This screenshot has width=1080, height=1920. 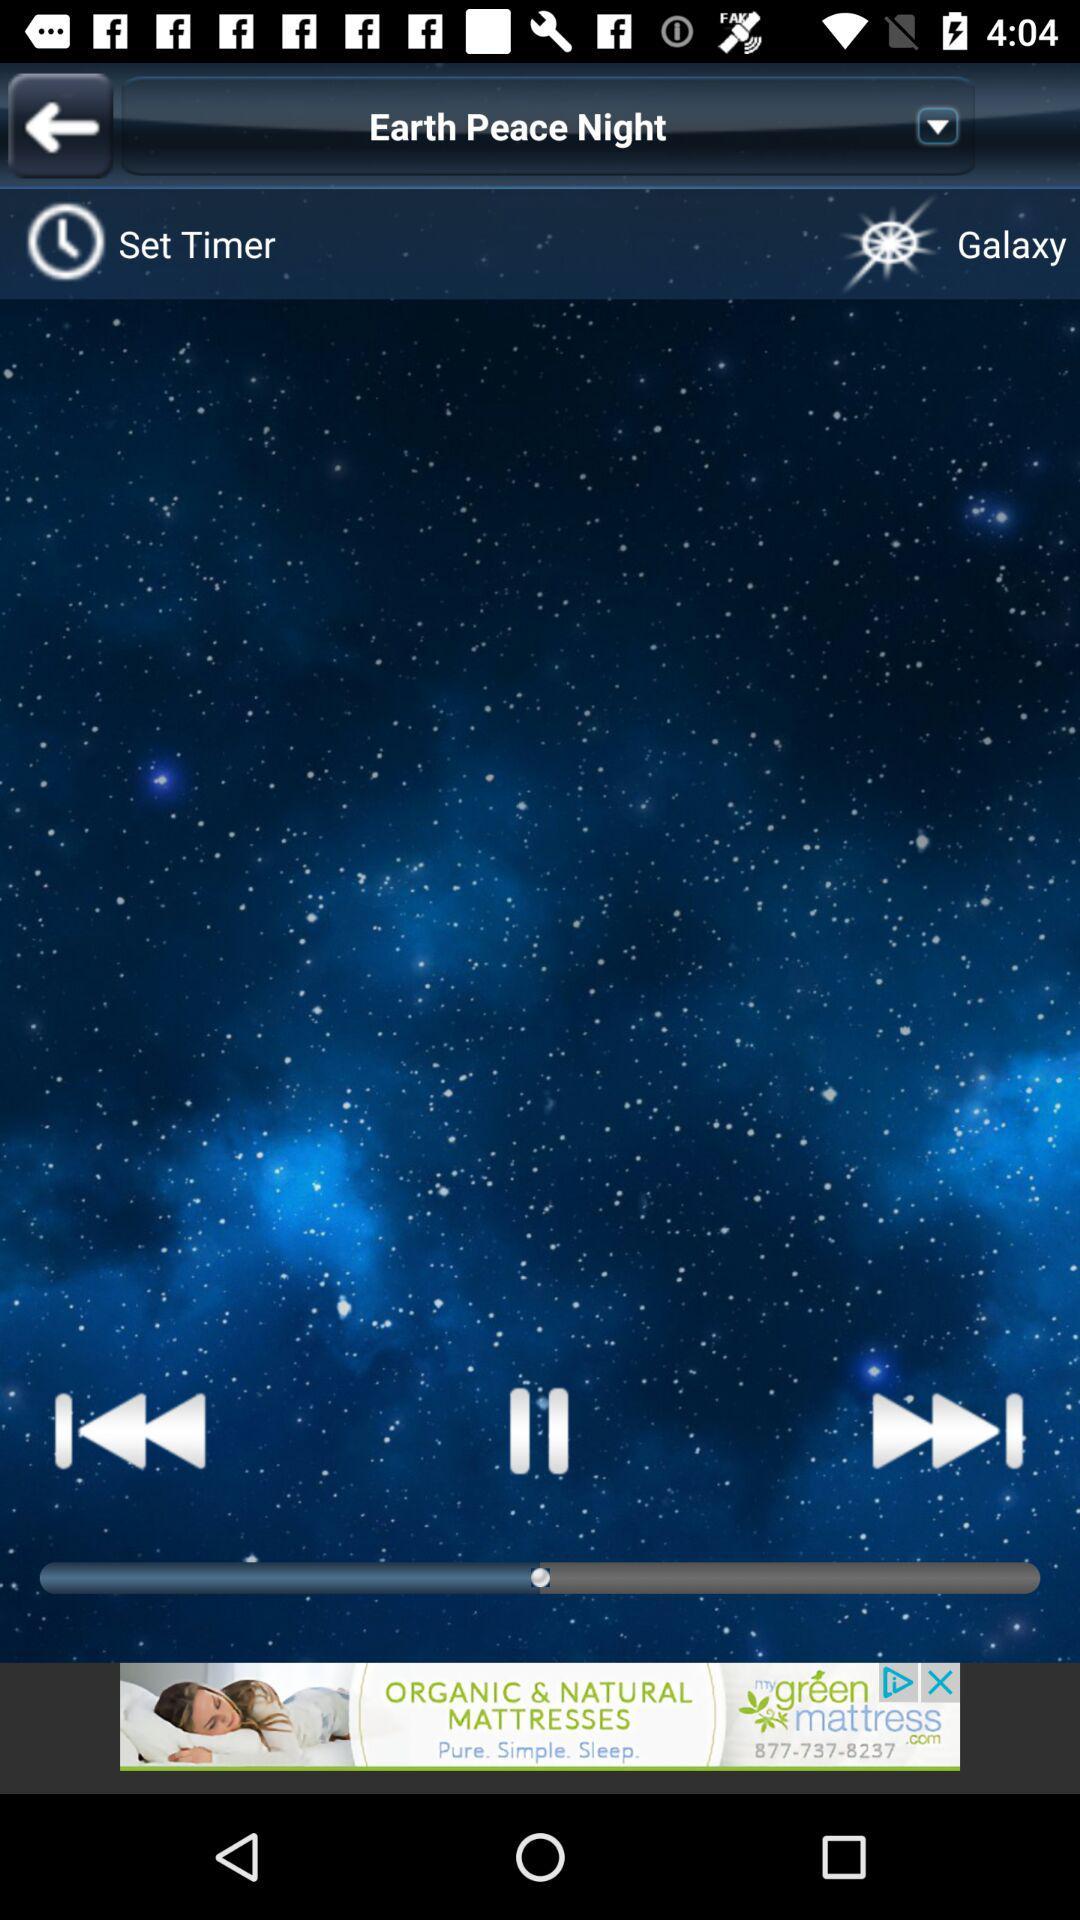 I want to click on the arrow_backward icon, so click(x=59, y=124).